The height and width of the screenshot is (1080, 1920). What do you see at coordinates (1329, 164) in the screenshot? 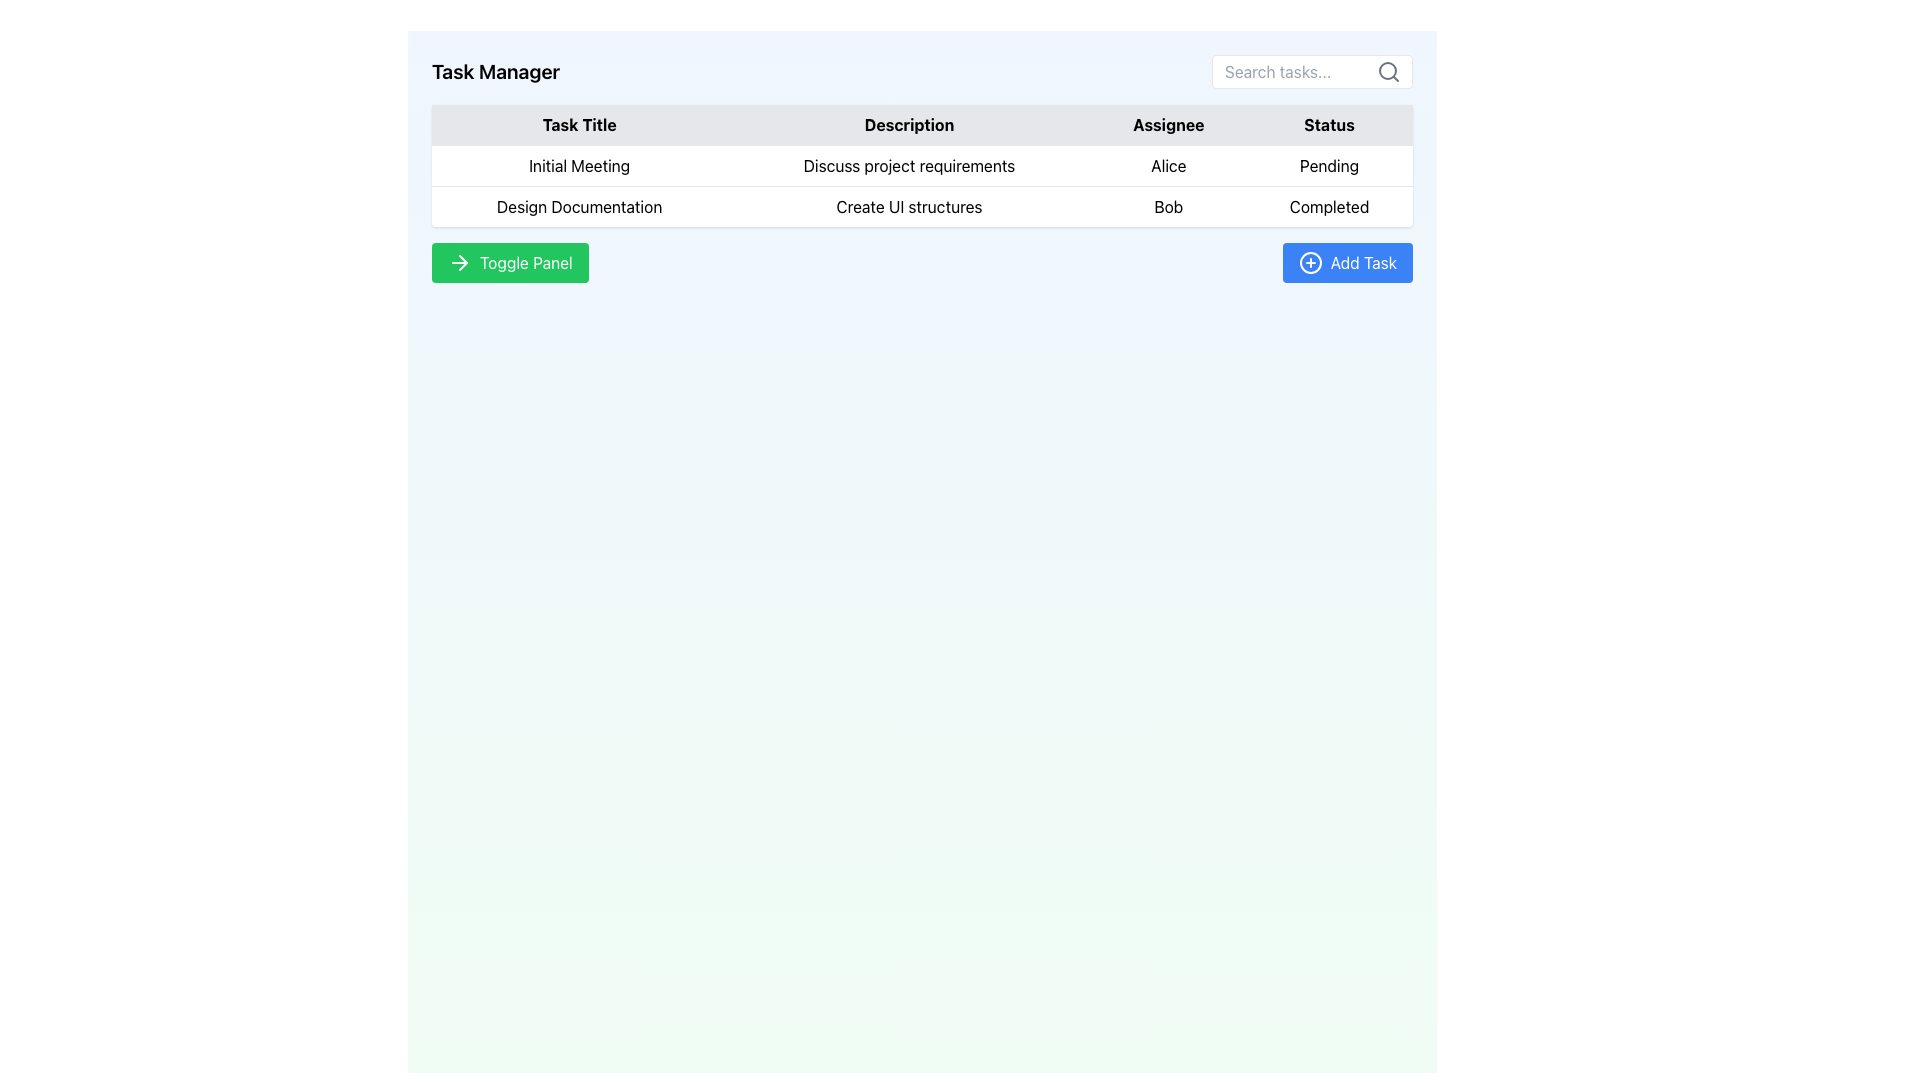
I see `the static text label displaying 'Pending' in the 'Status' column of the table for the task titled 'Initial Meeting'` at bounding box center [1329, 164].